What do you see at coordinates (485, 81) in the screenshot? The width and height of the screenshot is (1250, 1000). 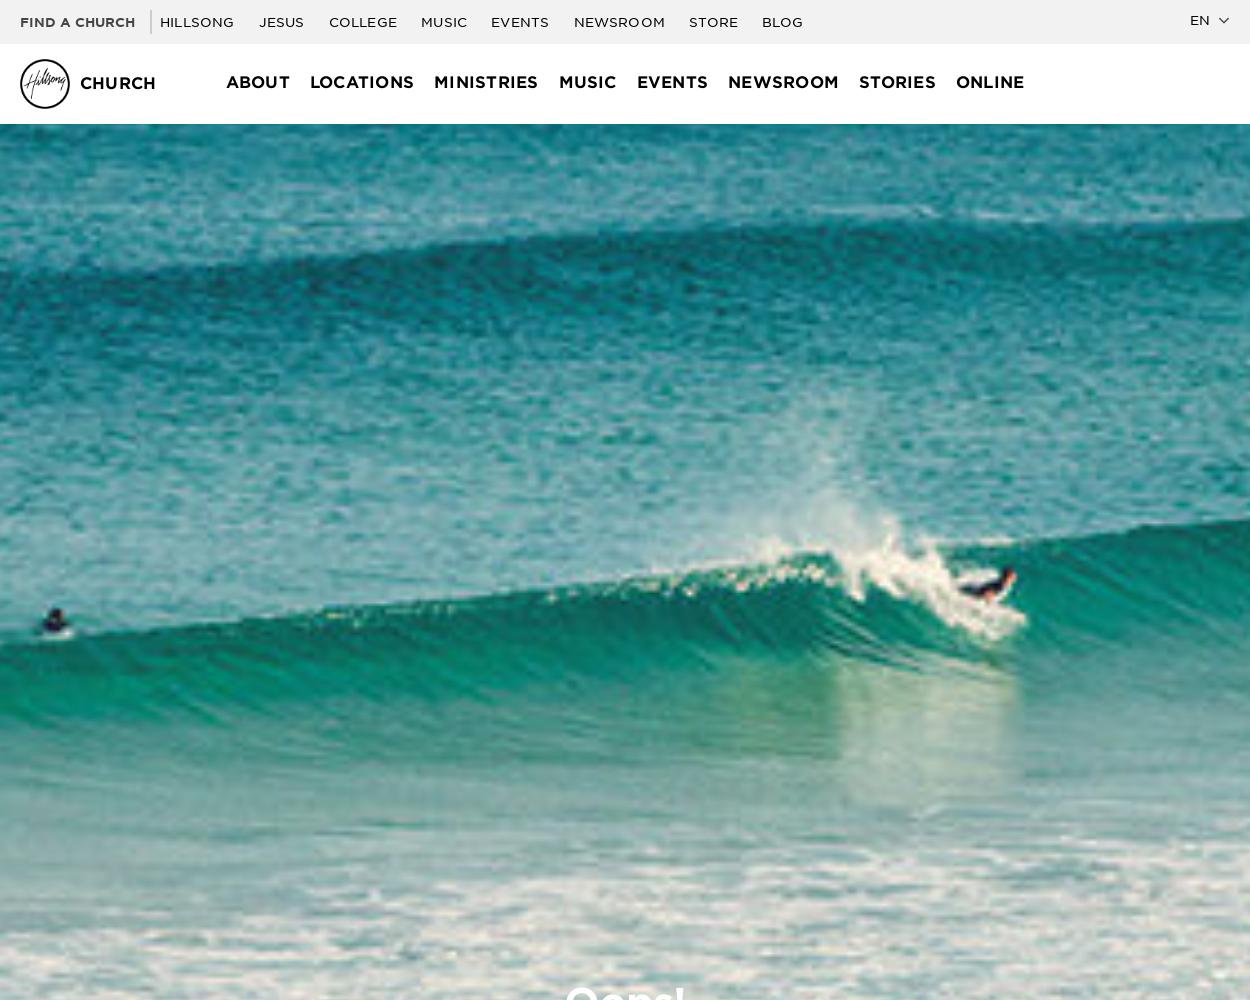 I see `'Ministries'` at bounding box center [485, 81].